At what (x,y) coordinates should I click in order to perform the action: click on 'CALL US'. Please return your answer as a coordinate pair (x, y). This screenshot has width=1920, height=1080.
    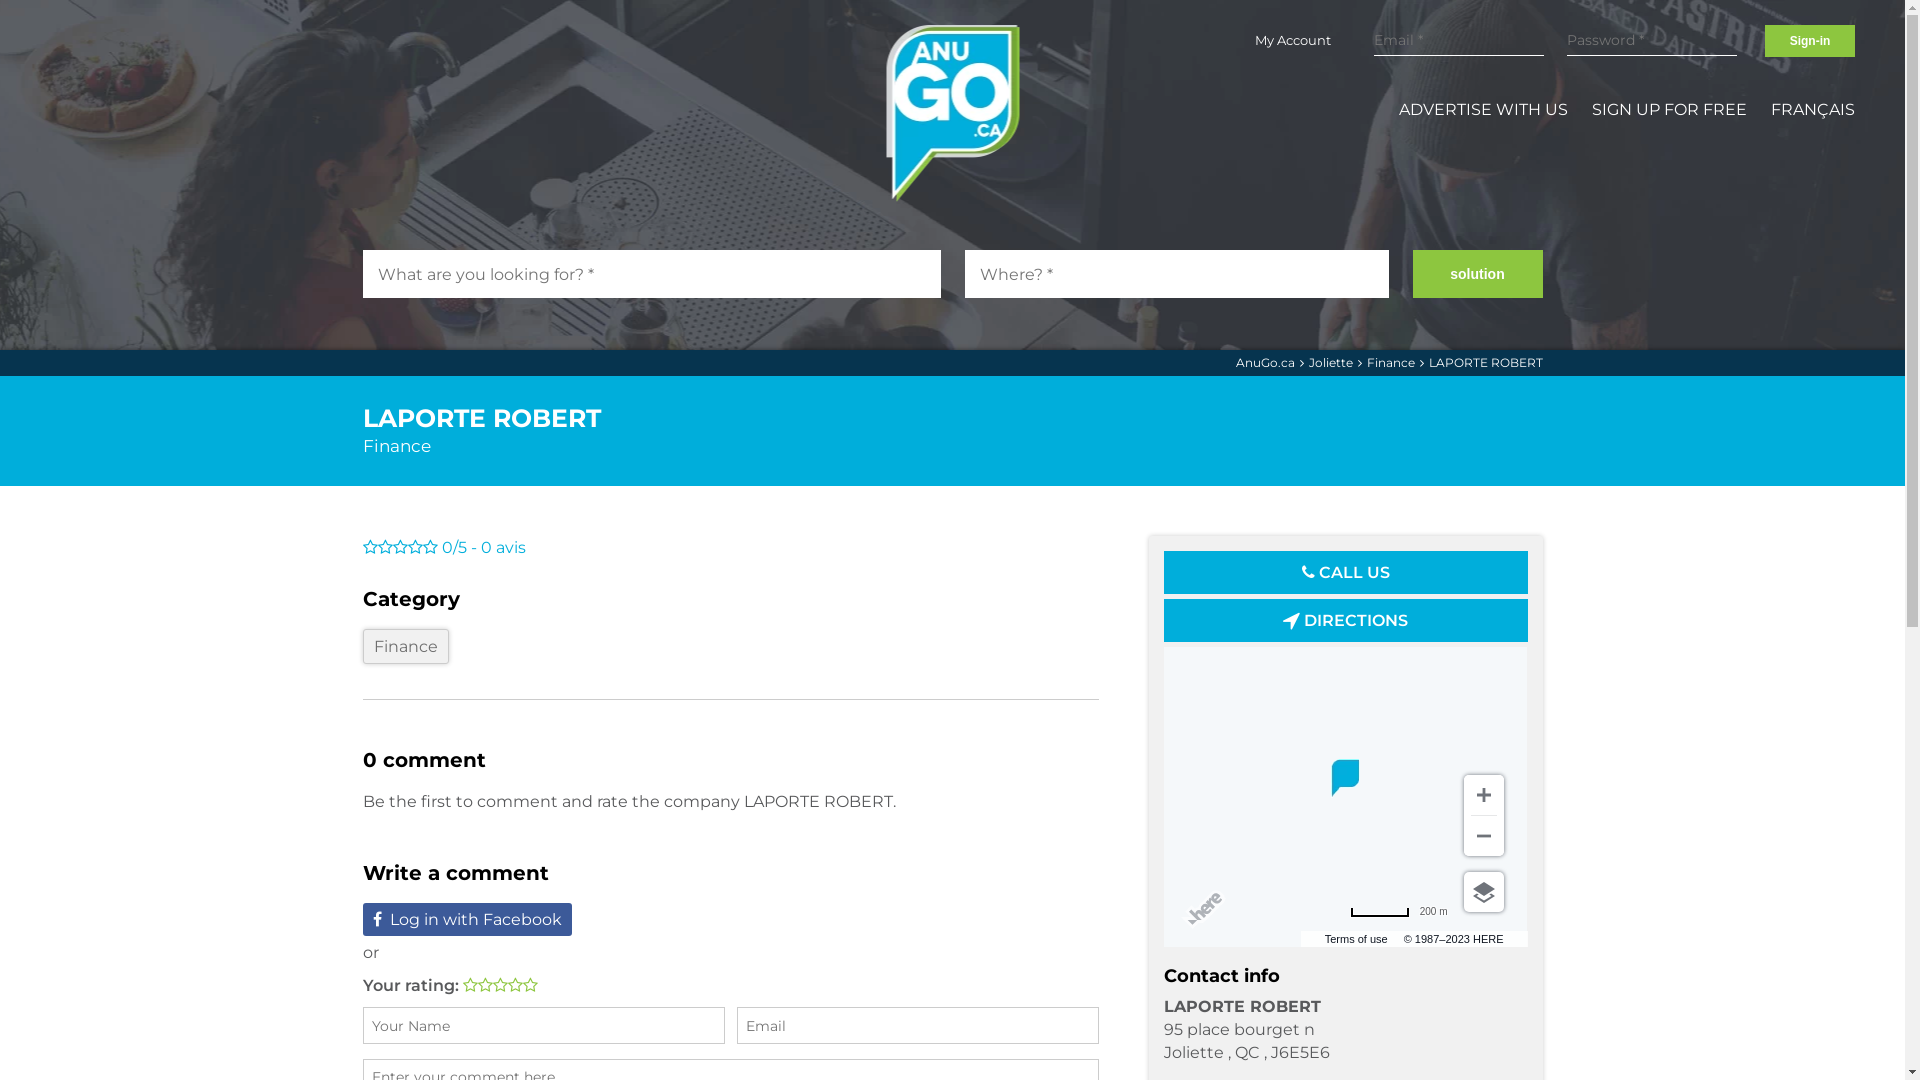
    Looking at the image, I should click on (1345, 572).